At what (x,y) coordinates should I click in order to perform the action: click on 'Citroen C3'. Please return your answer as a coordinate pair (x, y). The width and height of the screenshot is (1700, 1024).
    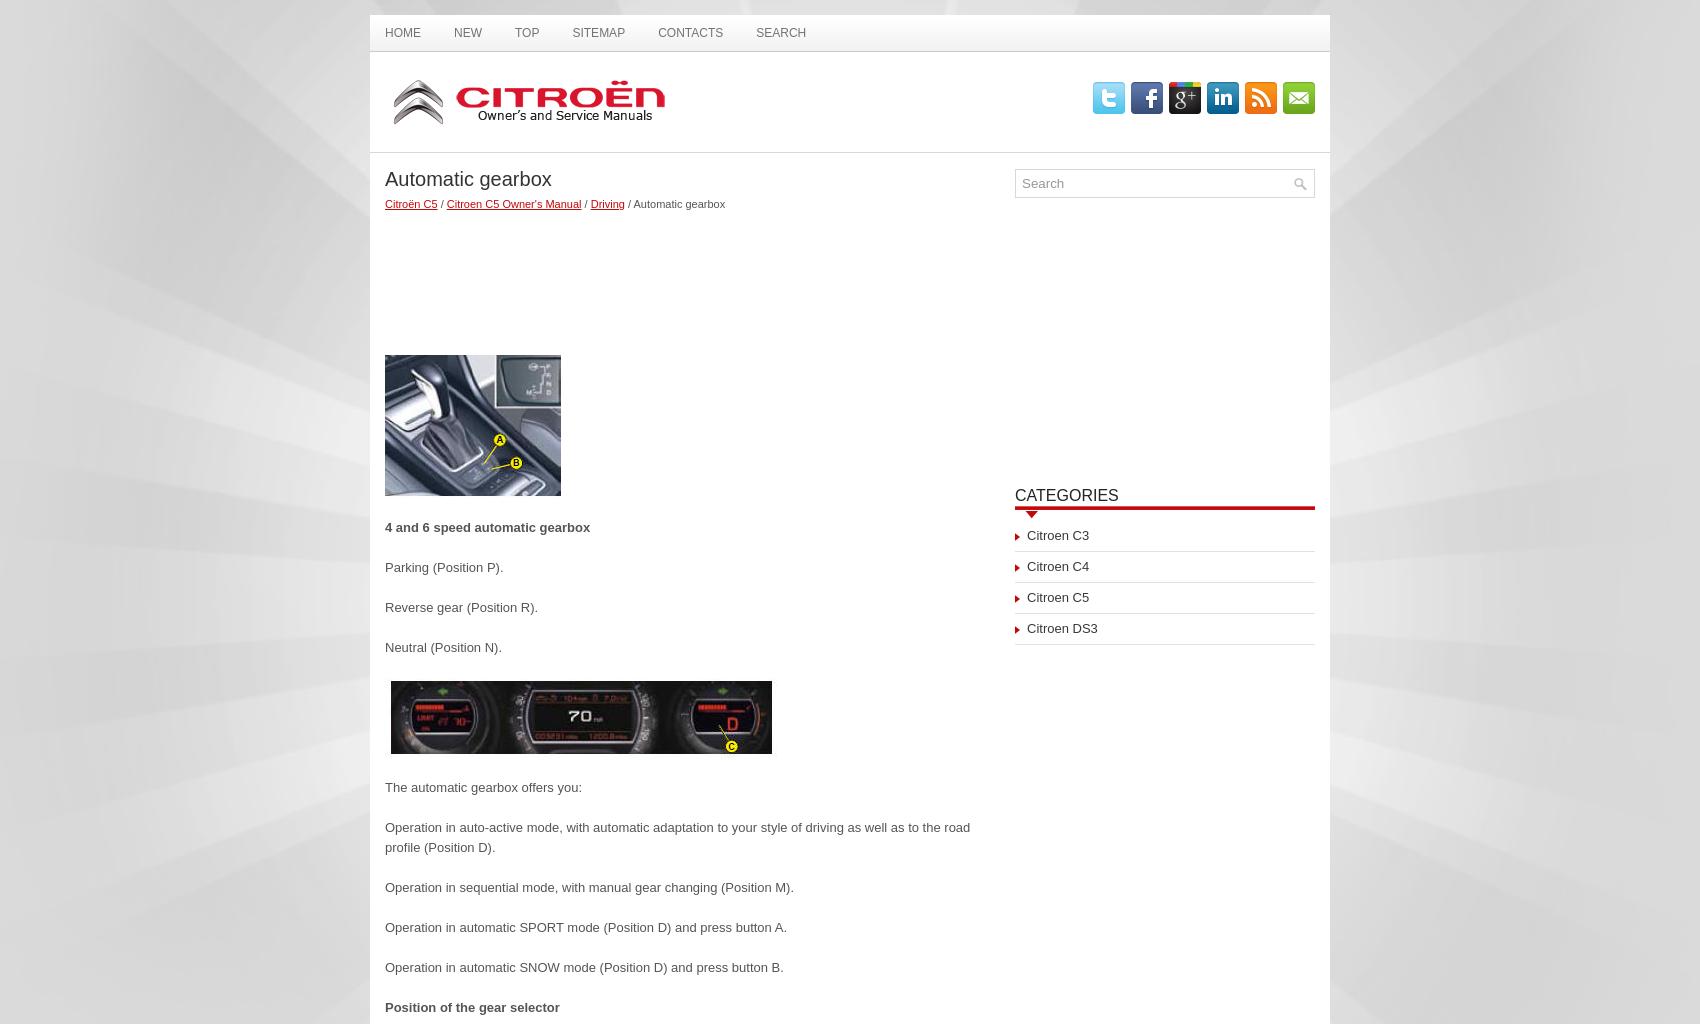
    Looking at the image, I should click on (1057, 535).